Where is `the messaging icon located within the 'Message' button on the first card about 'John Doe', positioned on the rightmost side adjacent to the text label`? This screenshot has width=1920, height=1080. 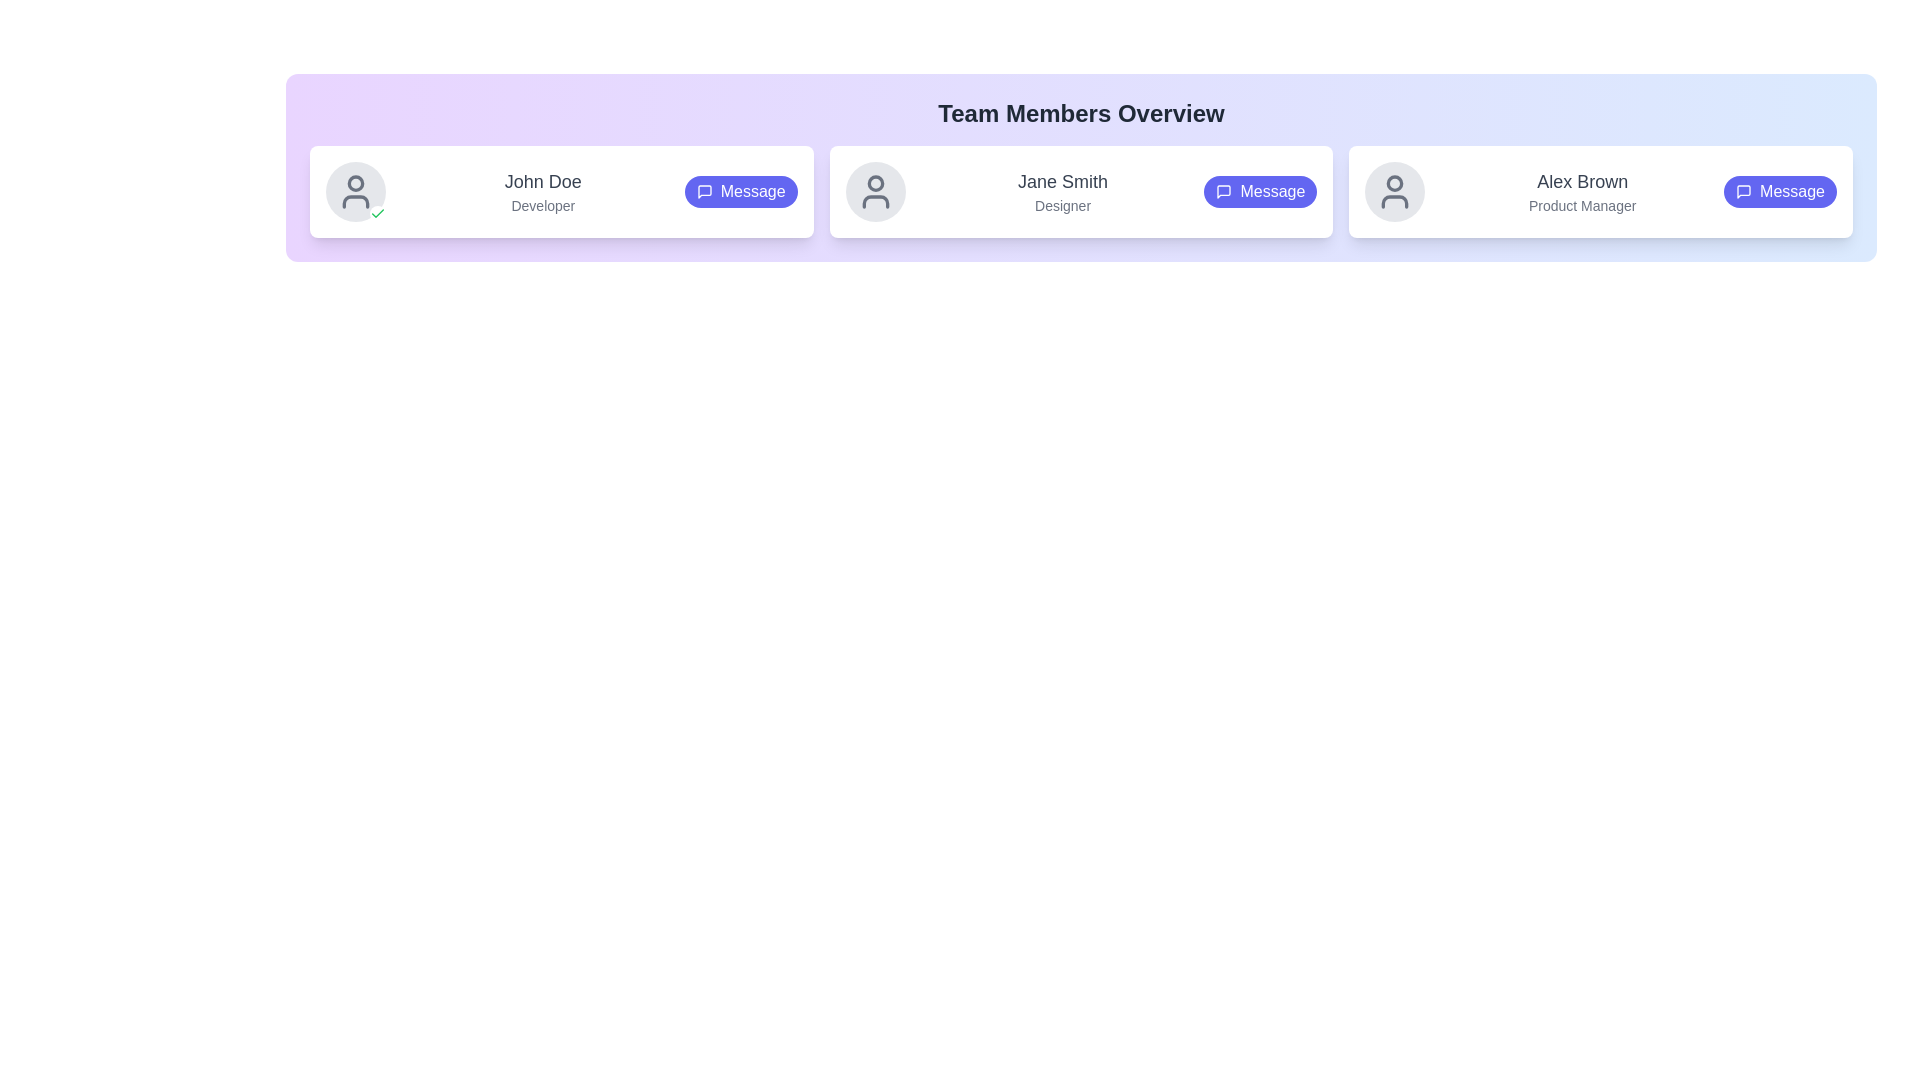
the messaging icon located within the 'Message' button on the first card about 'John Doe', positioned on the rightmost side adjacent to the text label is located at coordinates (704, 192).